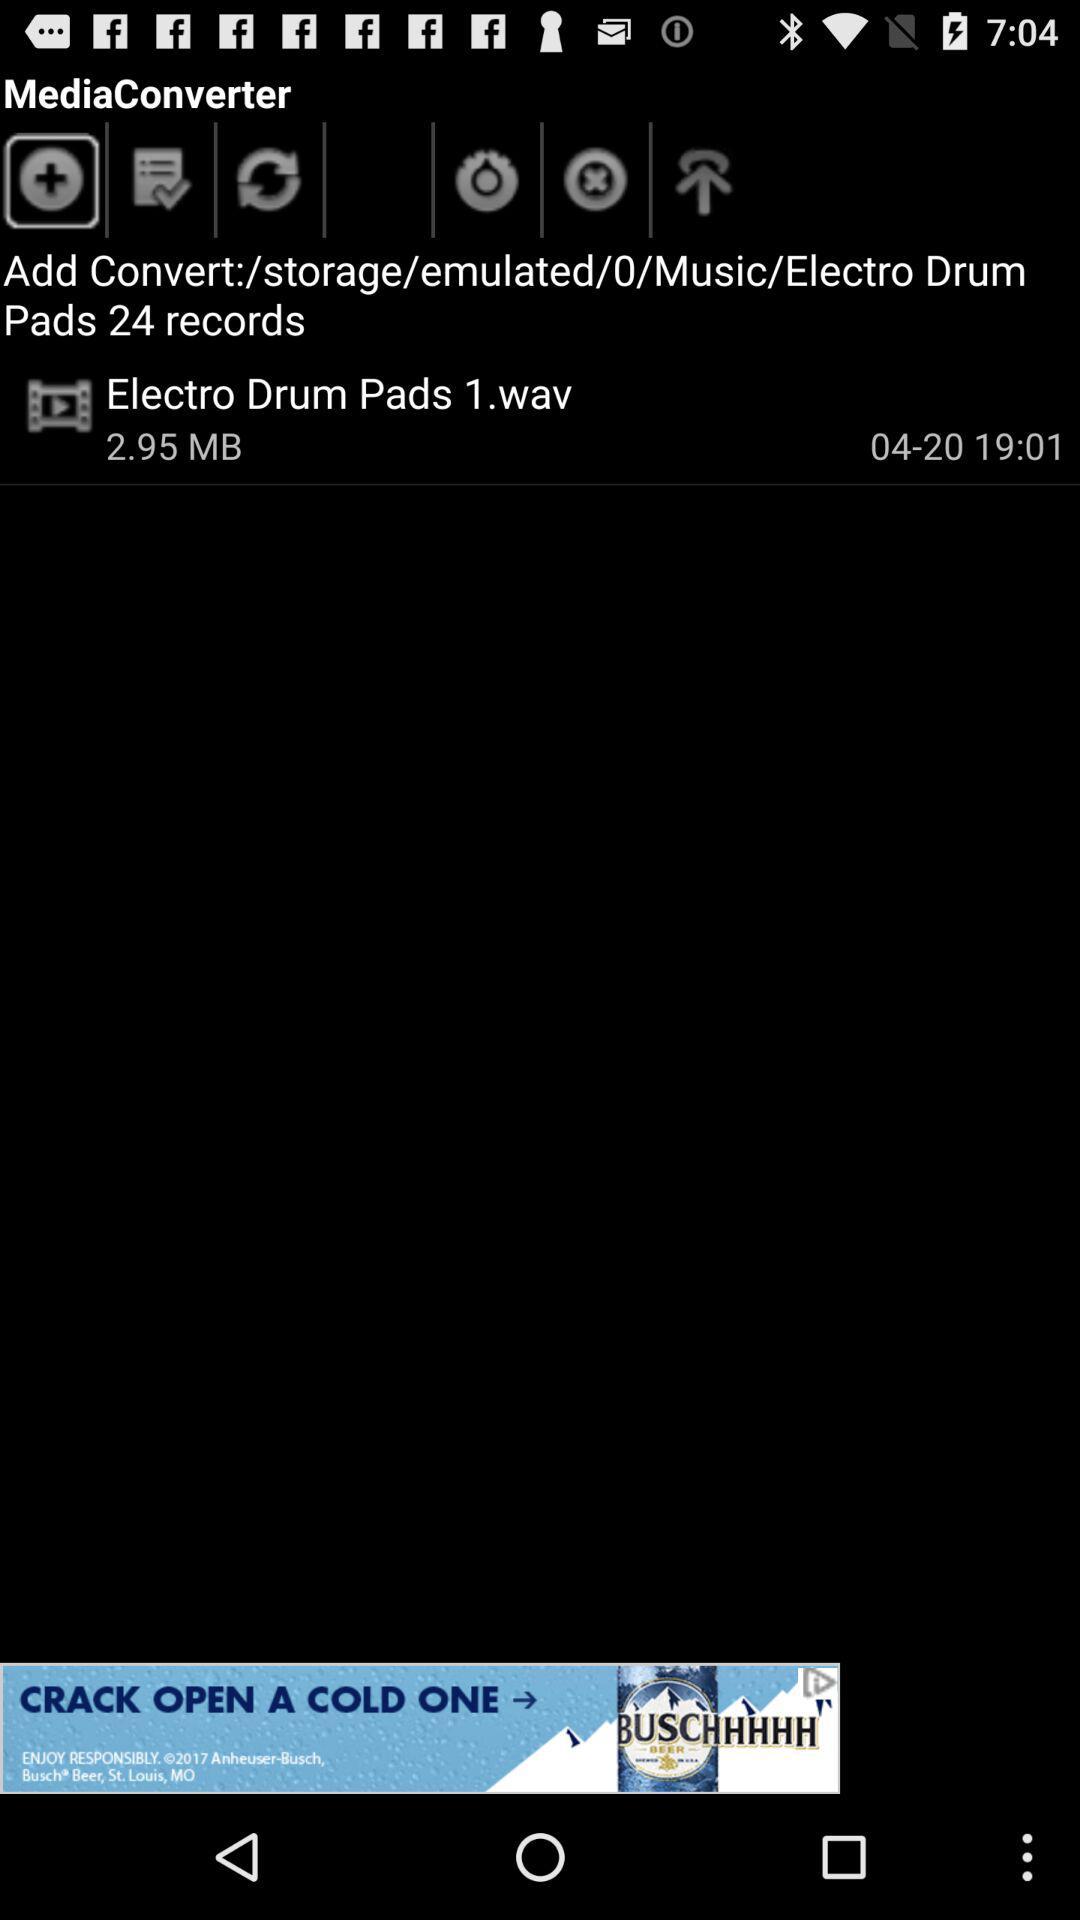 The image size is (1080, 1920). What do you see at coordinates (431, 180) in the screenshot?
I see `the alternative black line which is beside reload button` at bounding box center [431, 180].